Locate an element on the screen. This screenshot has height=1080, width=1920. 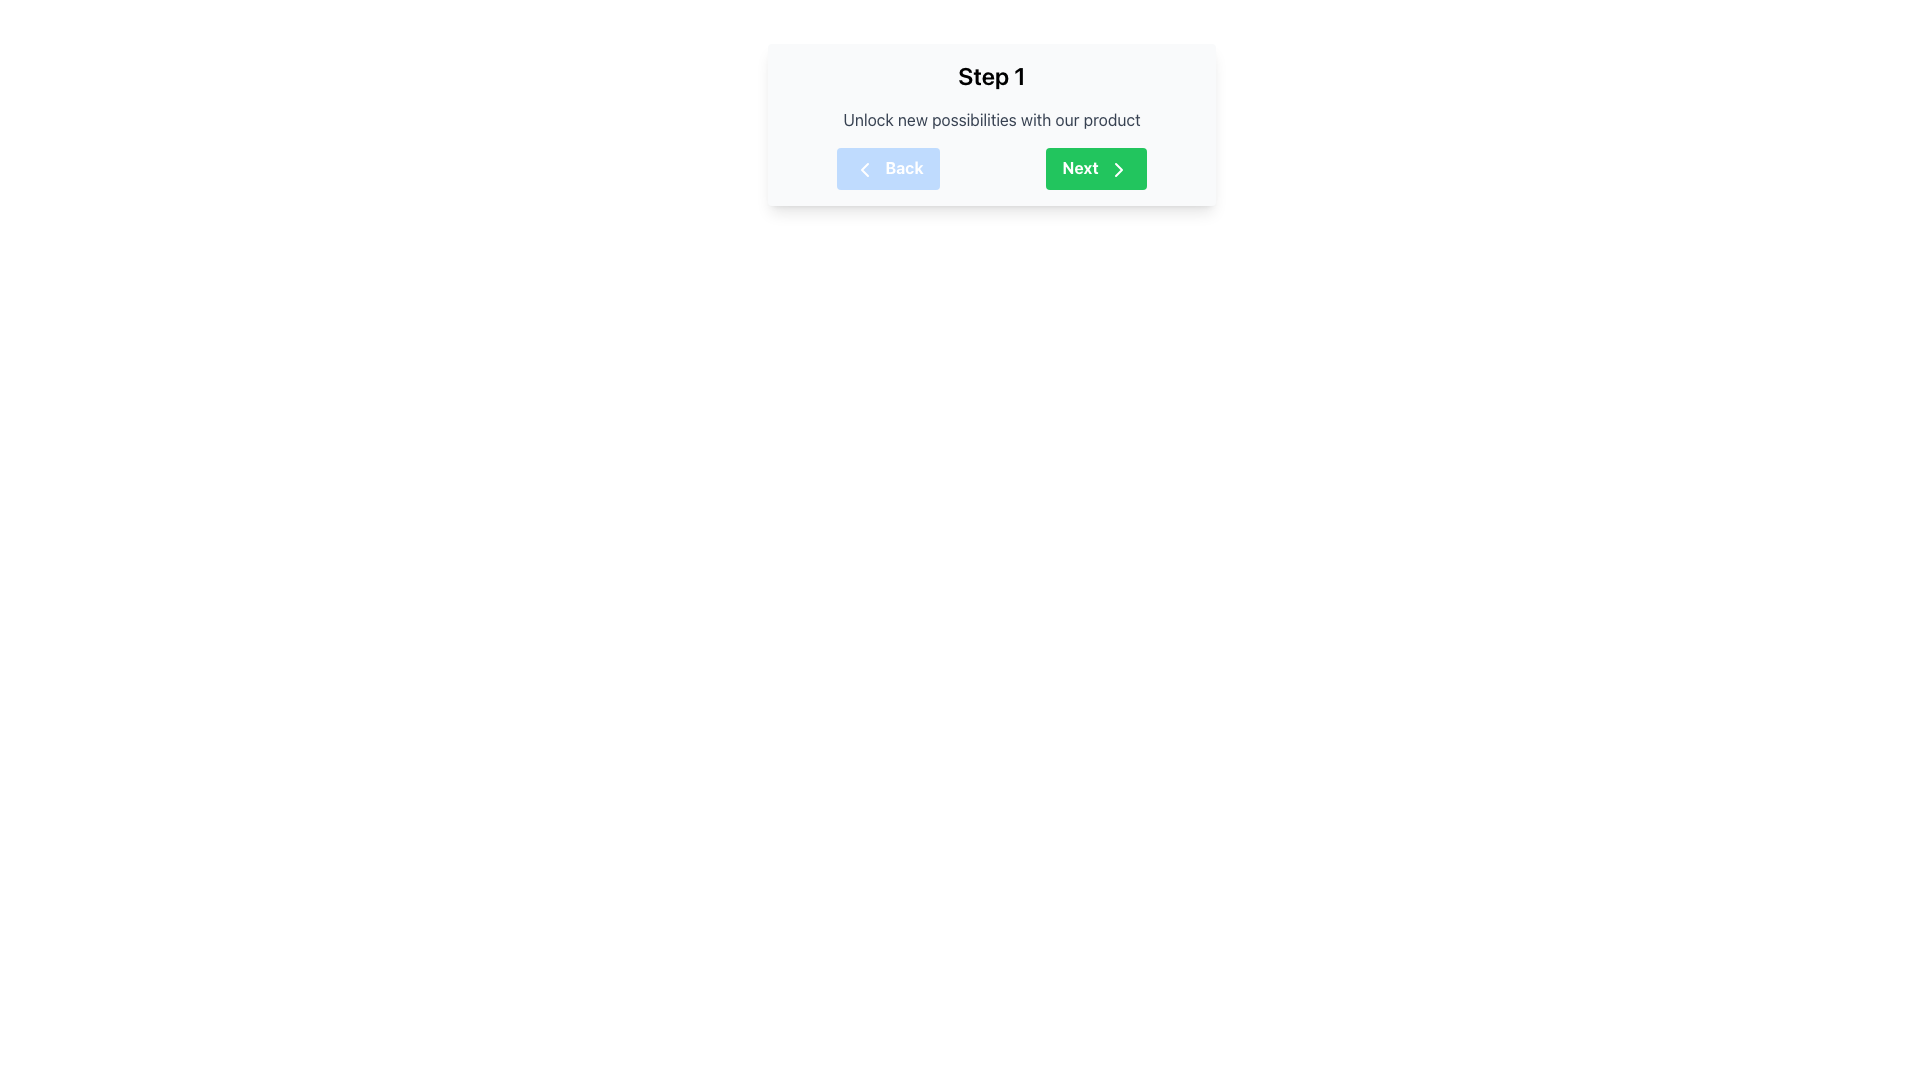
the 'Next' button located on the right side of the horizontally-aligned pair of buttons to proceed to the next step or page is located at coordinates (1095, 167).